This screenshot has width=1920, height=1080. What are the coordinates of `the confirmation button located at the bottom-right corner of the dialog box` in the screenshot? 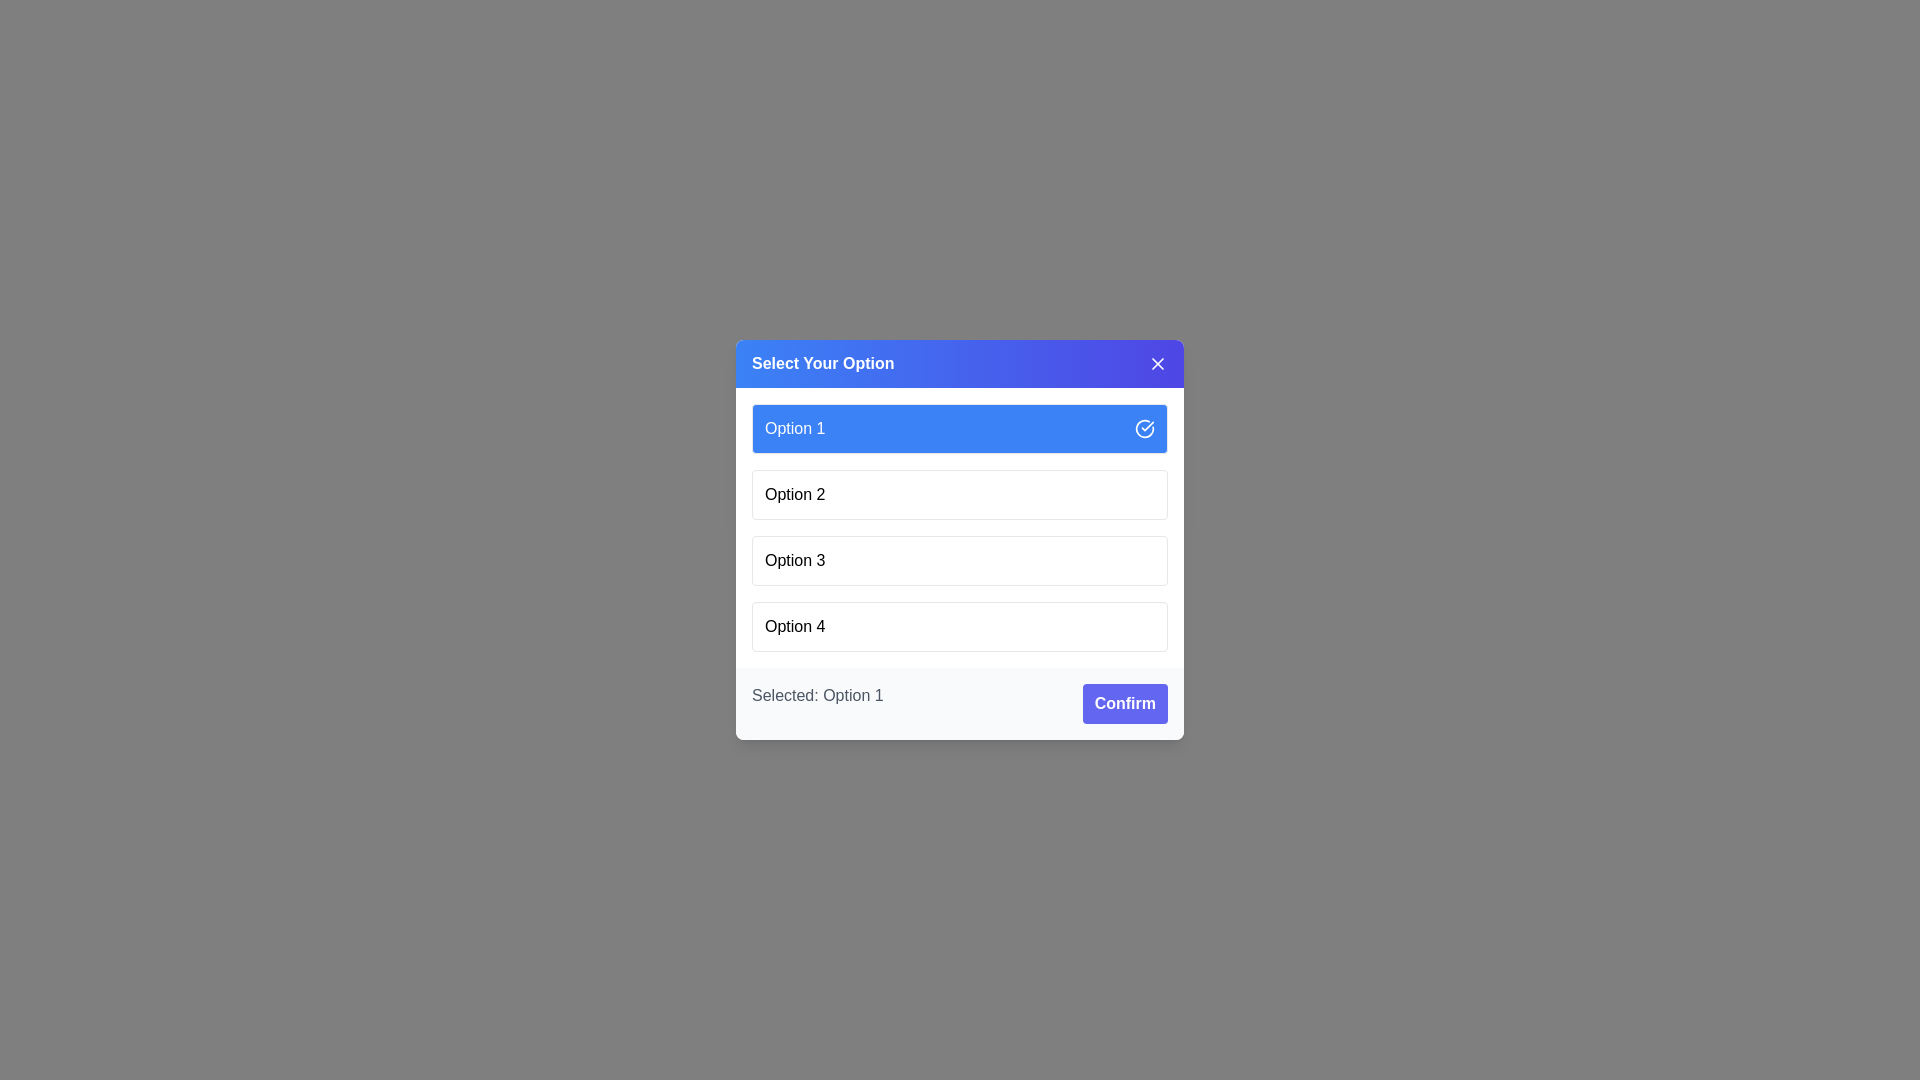 It's located at (1125, 703).